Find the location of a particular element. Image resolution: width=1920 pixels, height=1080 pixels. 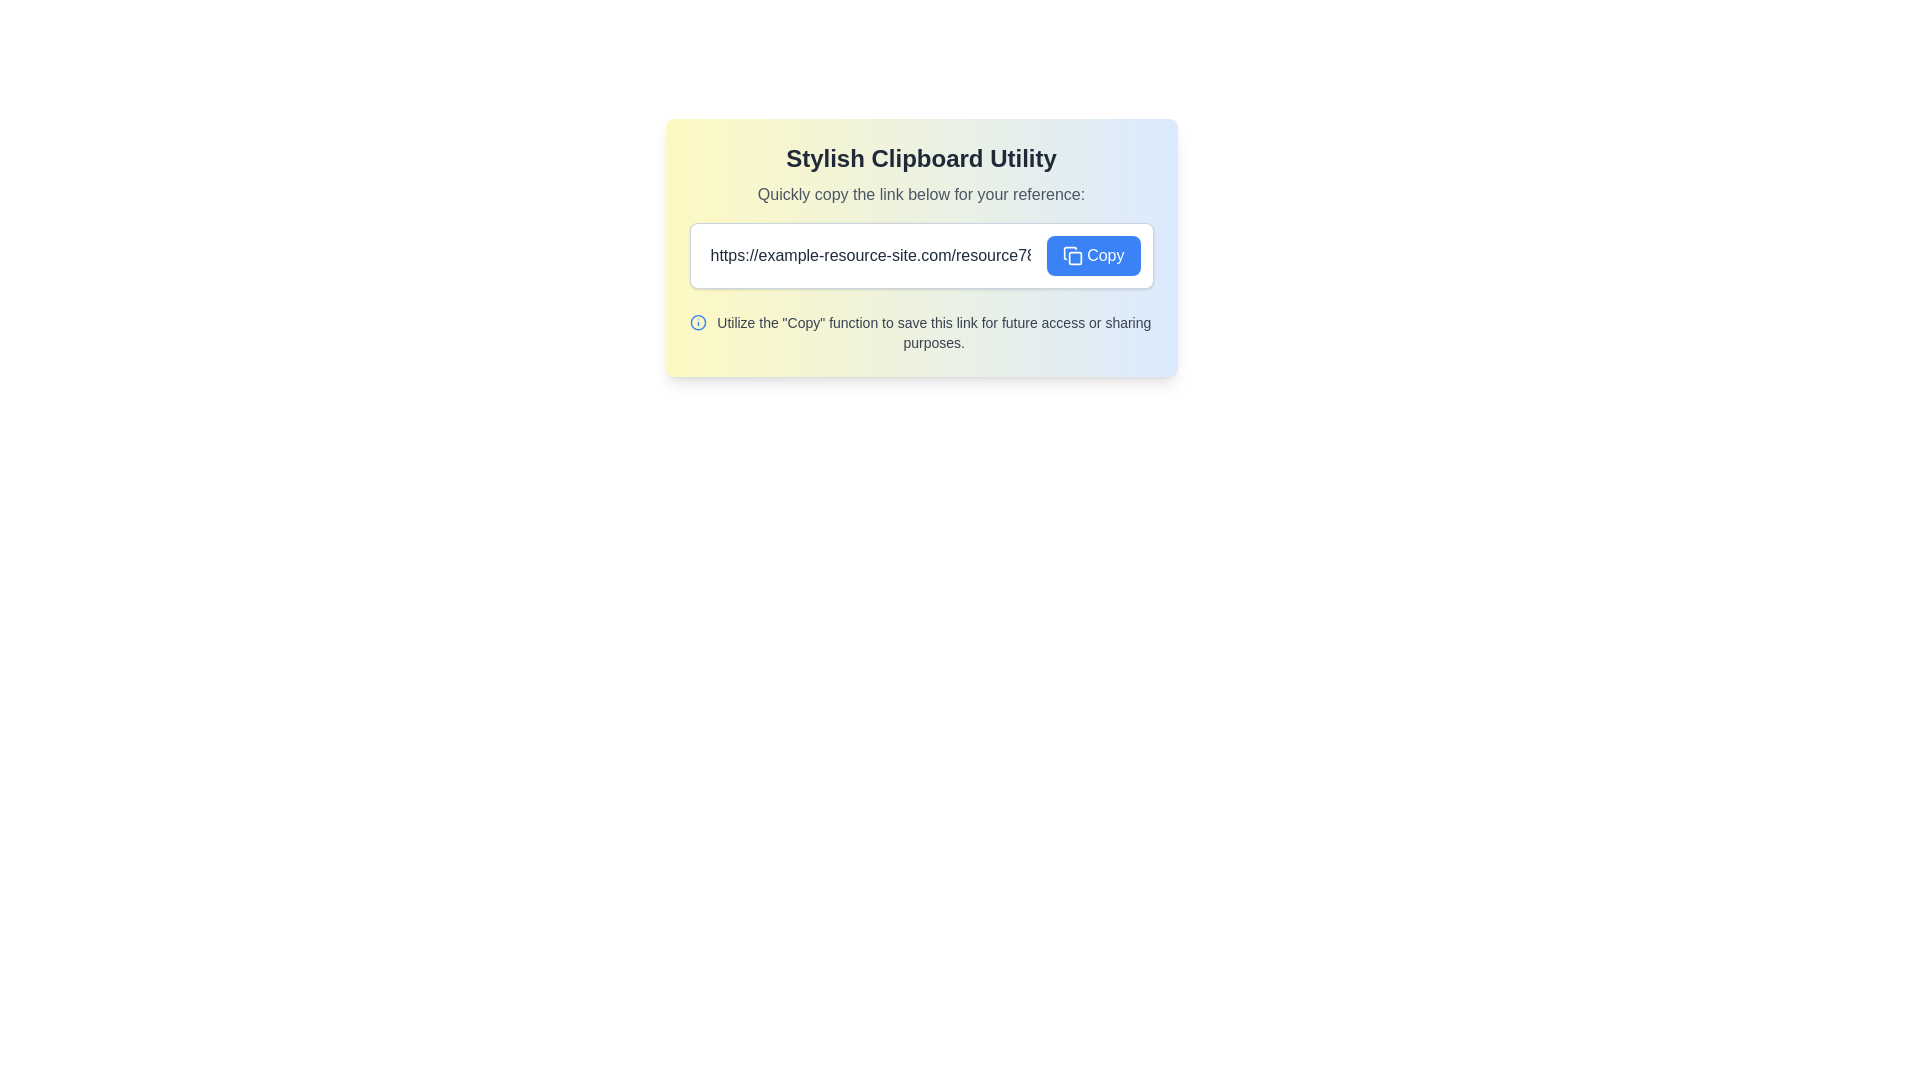

the icon that visually complements the 'Copy' button, located to the right of the URL input field is located at coordinates (1072, 254).